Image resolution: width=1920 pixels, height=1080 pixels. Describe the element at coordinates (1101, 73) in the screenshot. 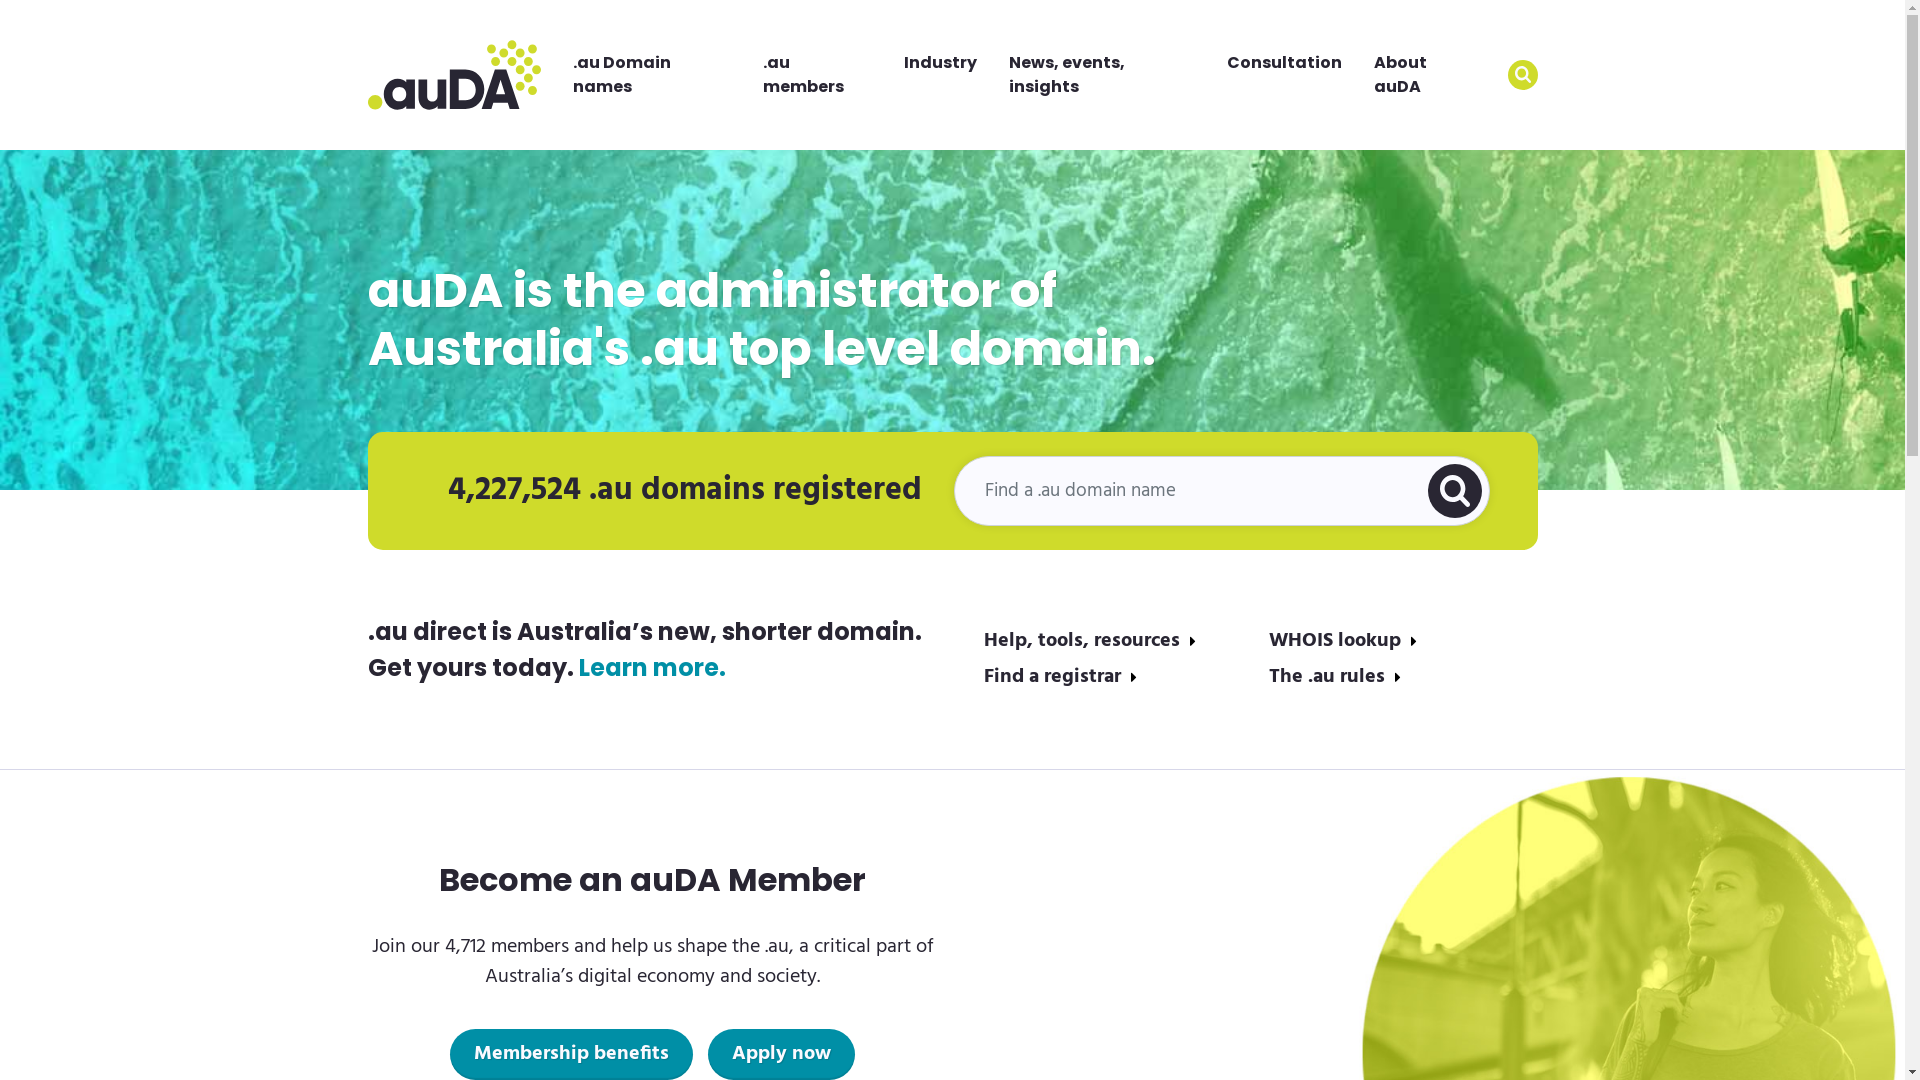

I see `'News, events, insights'` at that location.